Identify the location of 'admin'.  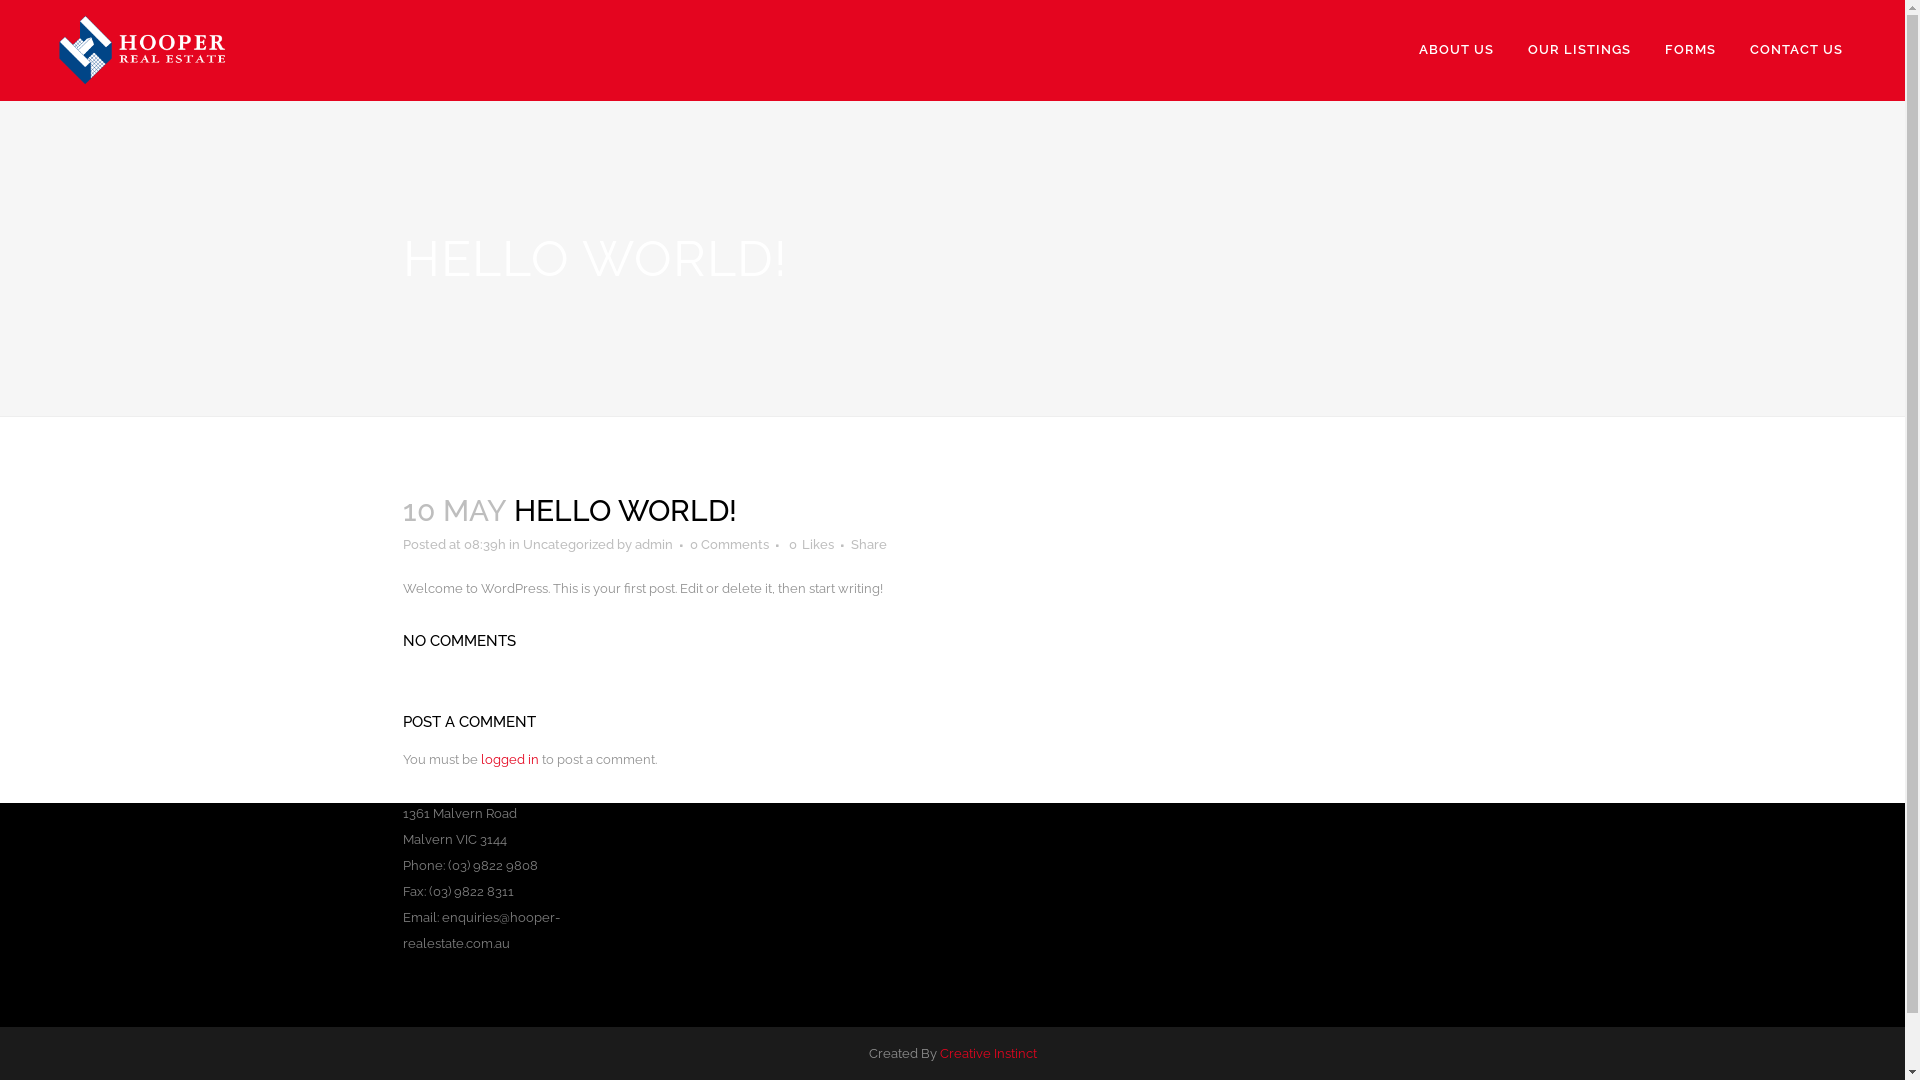
(652, 544).